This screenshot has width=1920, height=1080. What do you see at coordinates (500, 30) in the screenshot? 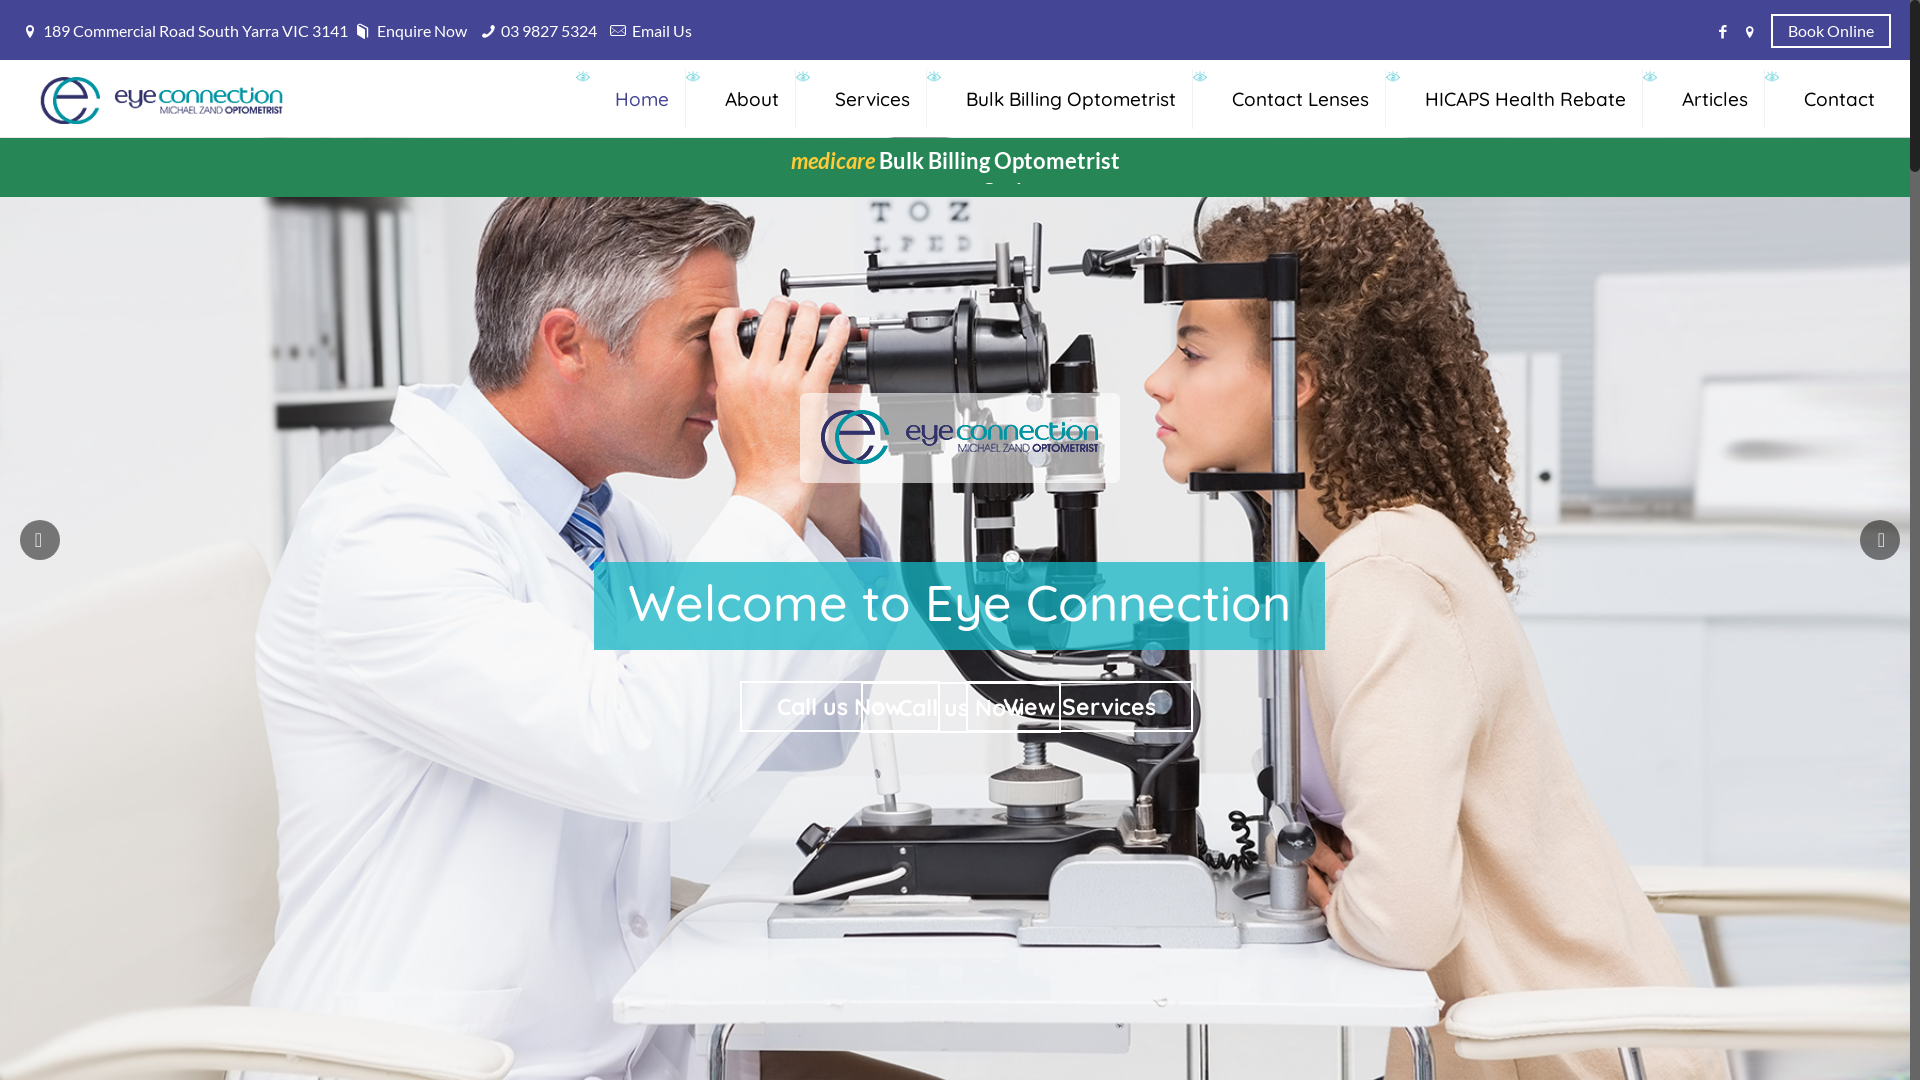
I see `'03 9827 5324'` at bounding box center [500, 30].